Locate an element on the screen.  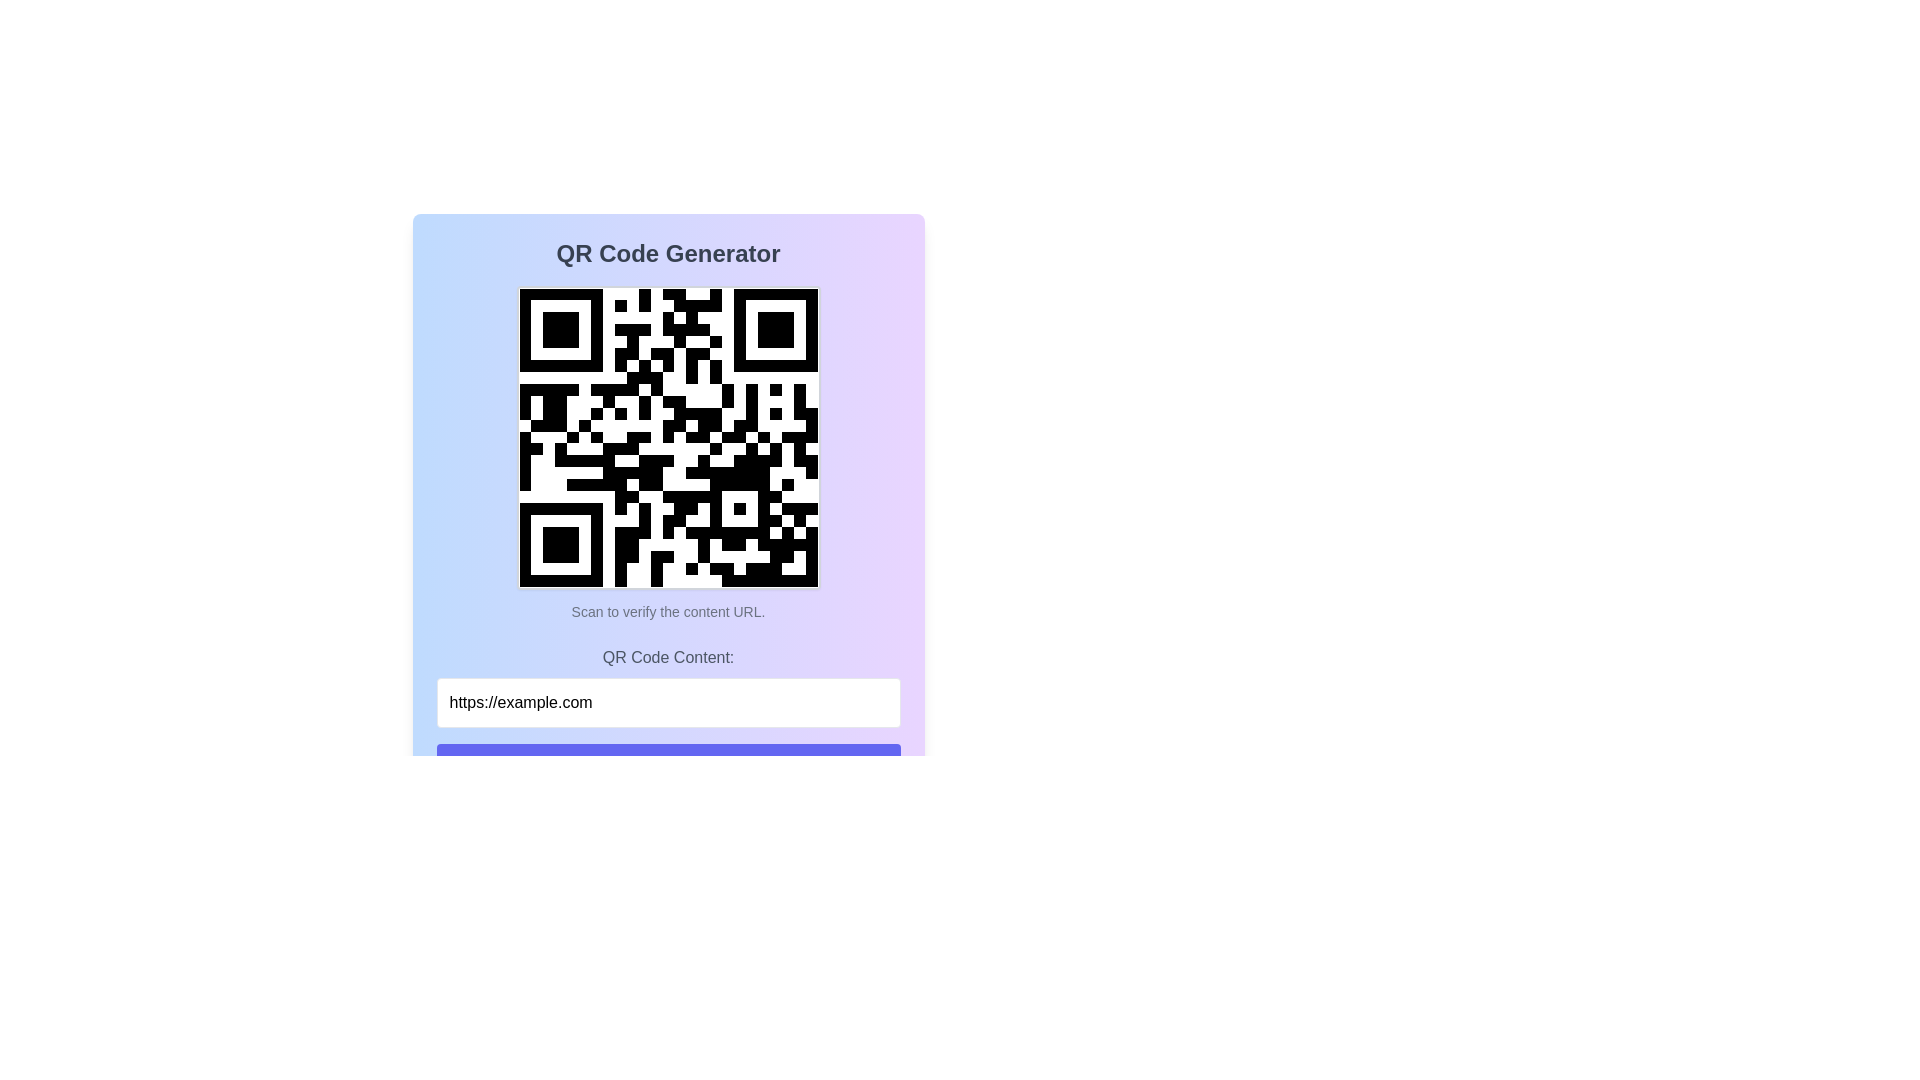
the text input field located below the QR code image and its label is located at coordinates (668, 685).